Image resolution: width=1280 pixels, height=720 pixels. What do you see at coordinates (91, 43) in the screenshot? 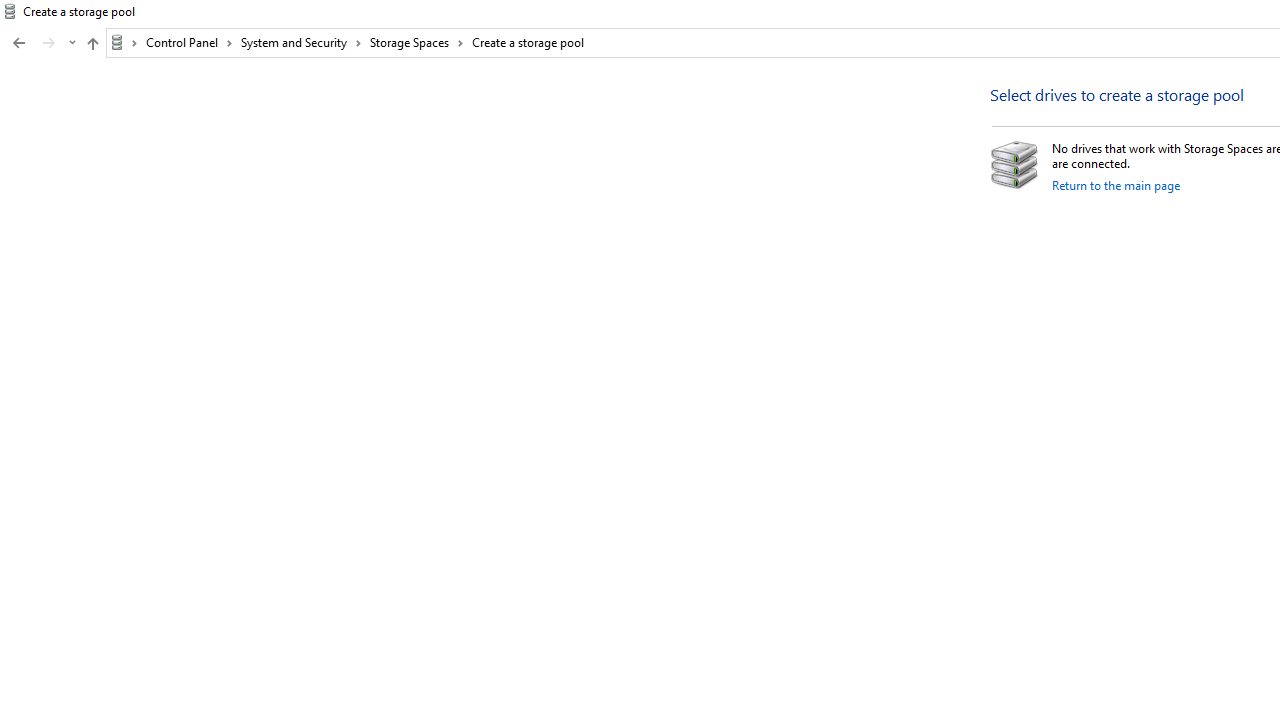
I see `'Up to "Storage Spaces" (Alt + Up Arrow)'` at bounding box center [91, 43].